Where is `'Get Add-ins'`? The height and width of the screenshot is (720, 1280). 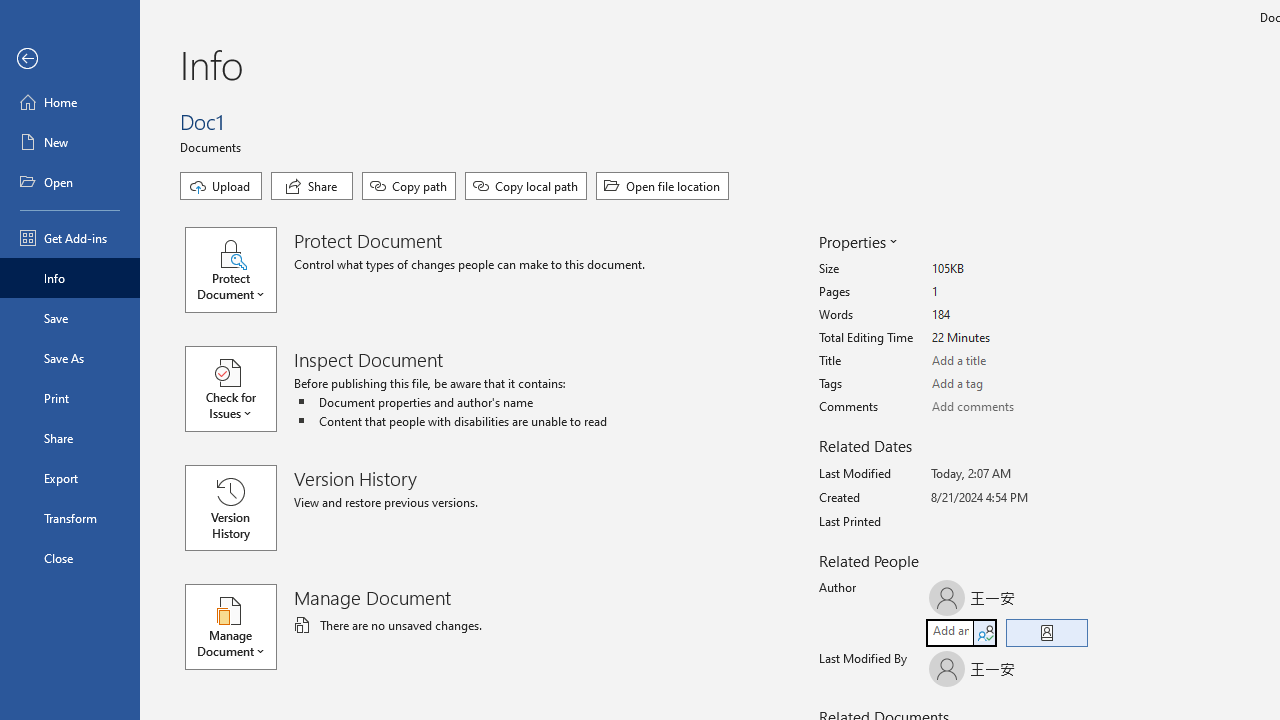 'Get Add-ins' is located at coordinates (69, 236).